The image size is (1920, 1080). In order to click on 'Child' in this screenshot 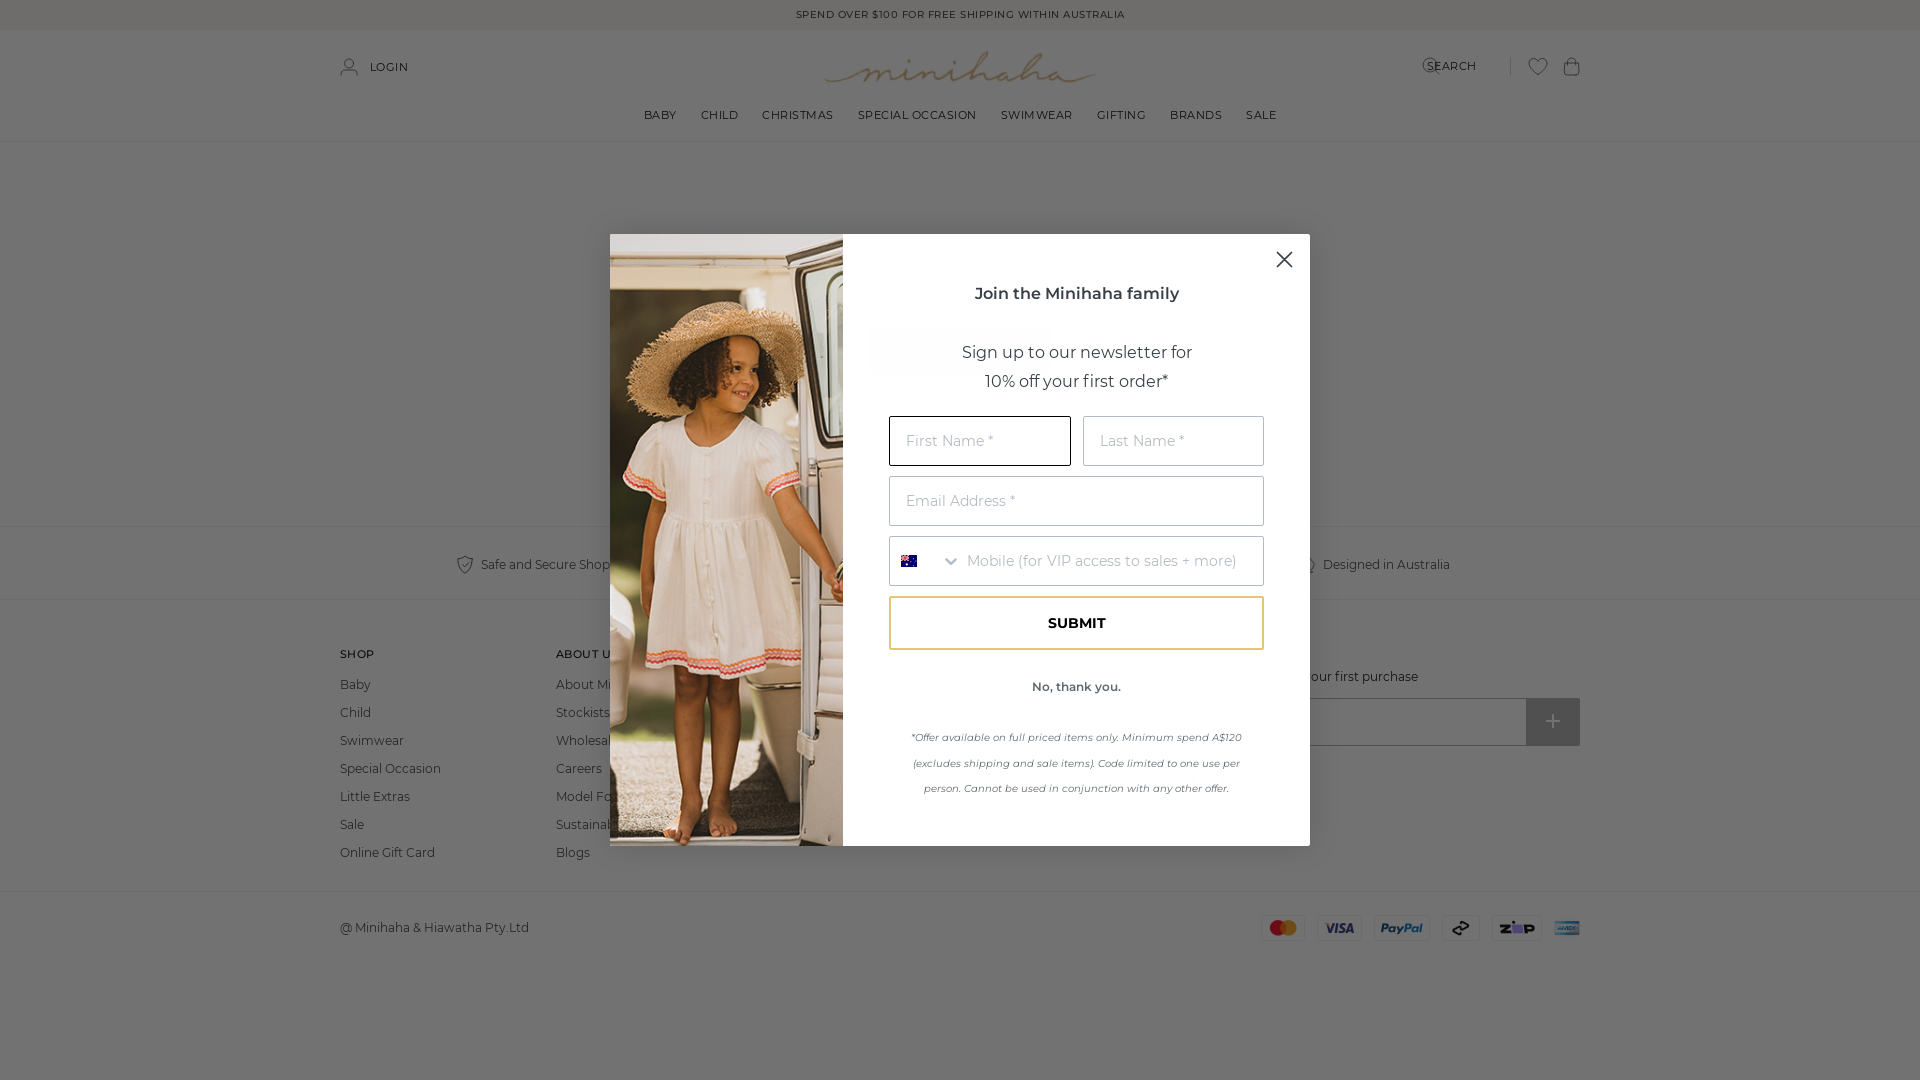, I will do `click(355, 711)`.